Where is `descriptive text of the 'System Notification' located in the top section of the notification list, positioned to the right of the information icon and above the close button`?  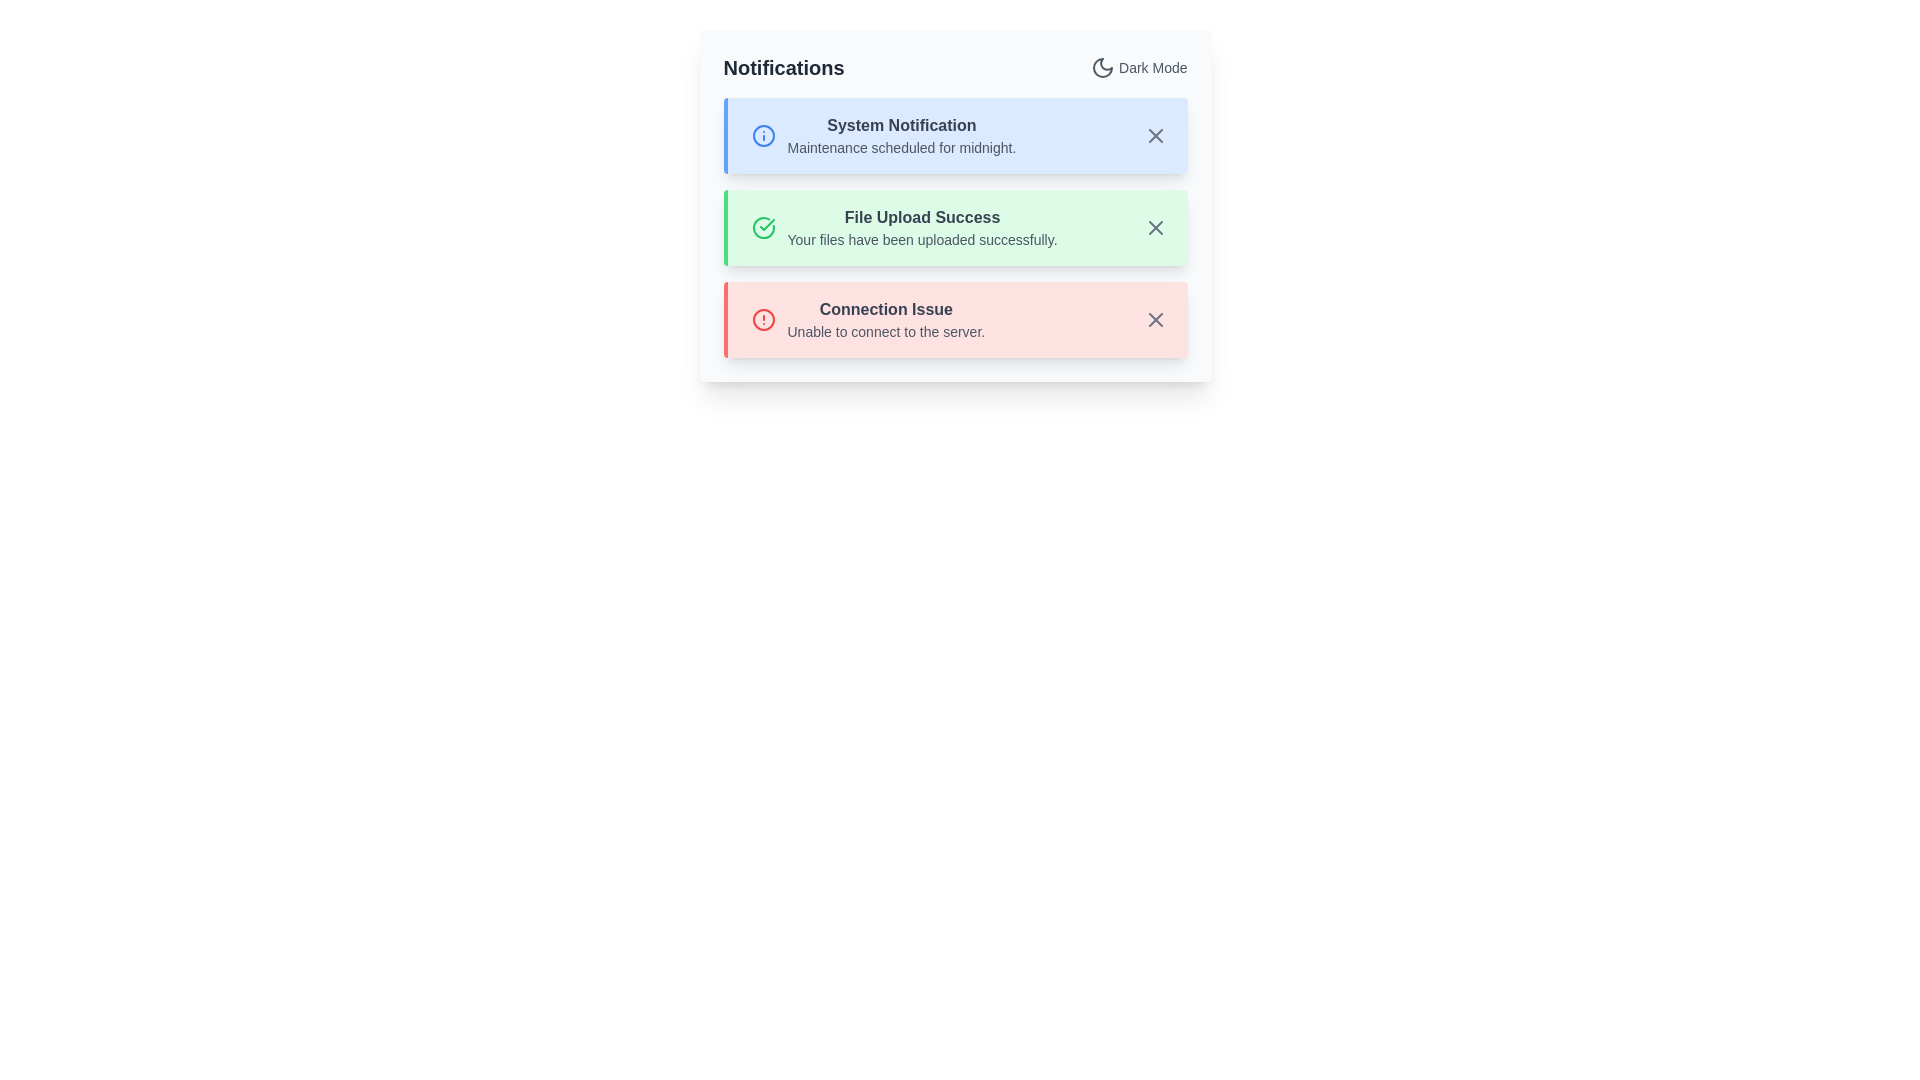
descriptive text of the 'System Notification' located in the top section of the notification list, positioned to the right of the information icon and above the close button is located at coordinates (900, 135).